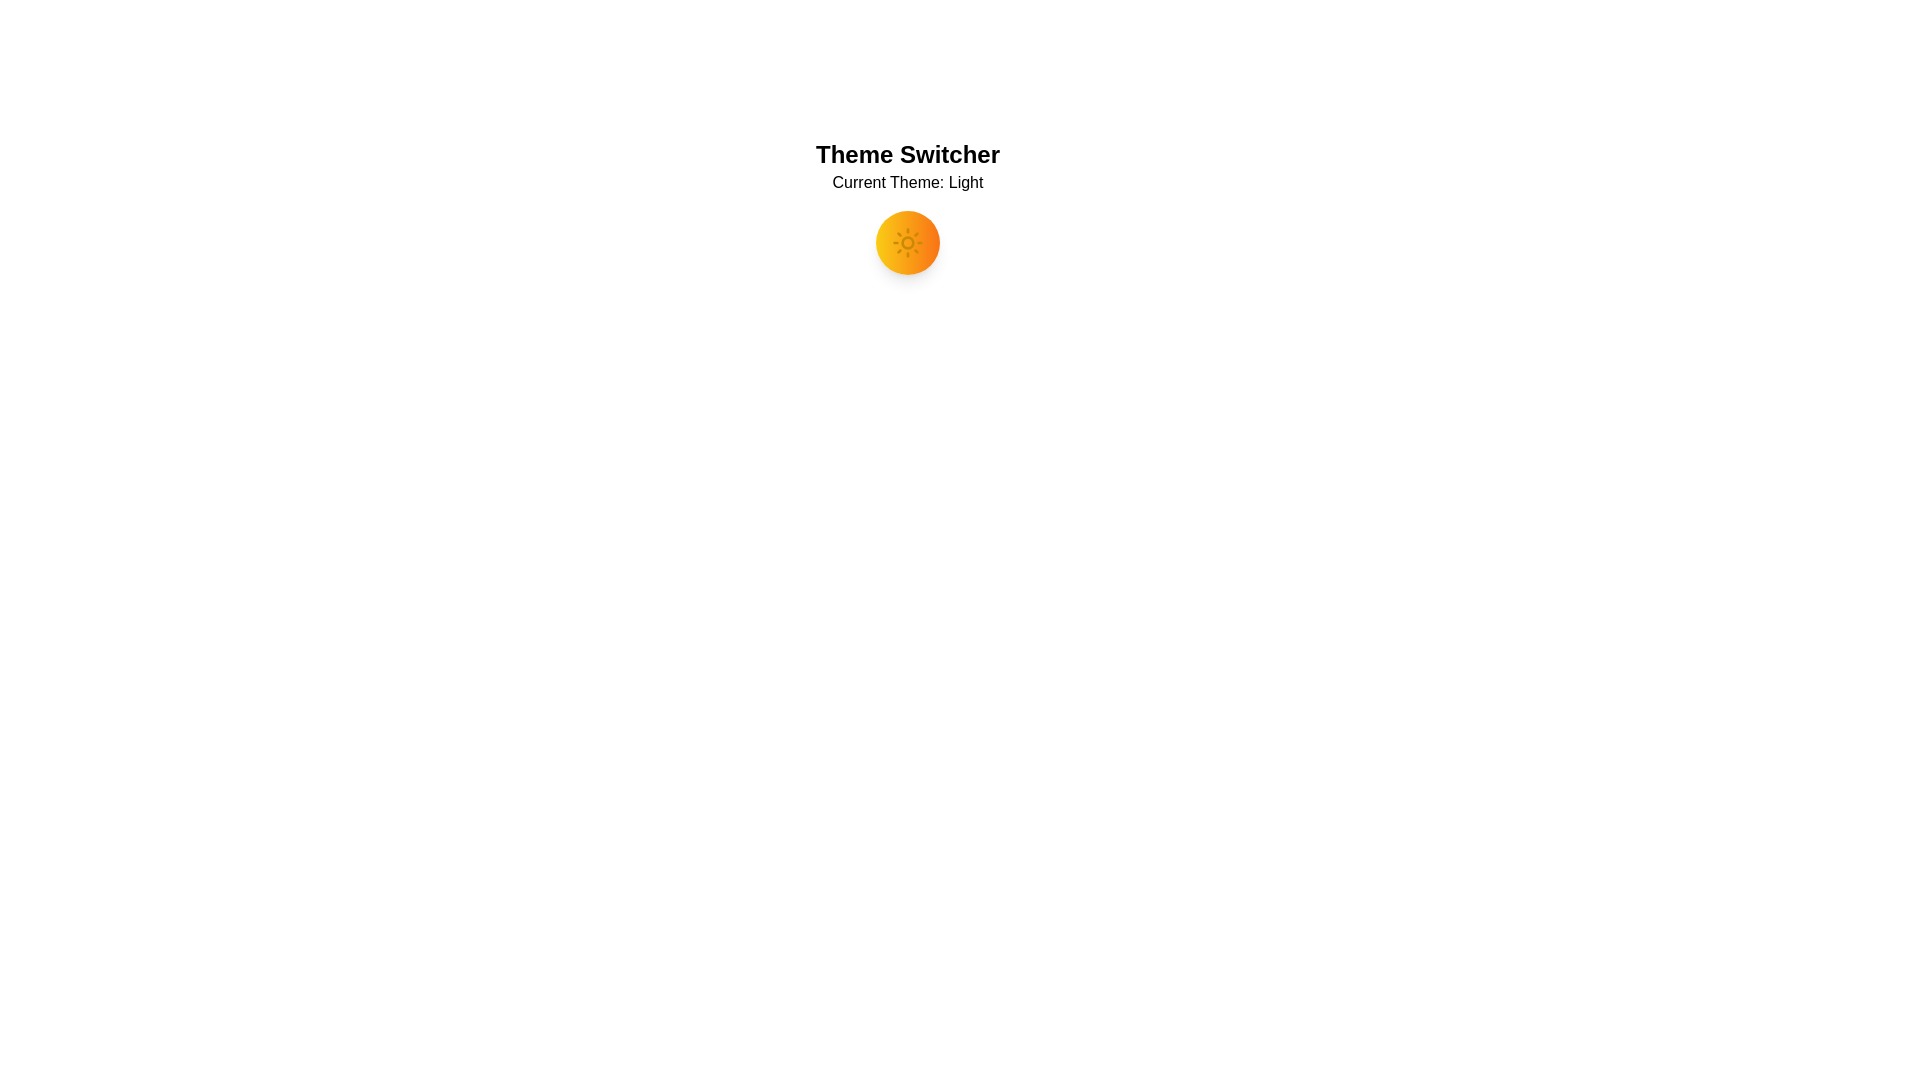 Image resolution: width=1920 pixels, height=1080 pixels. I want to click on button to toggle the theme, so click(906, 242).